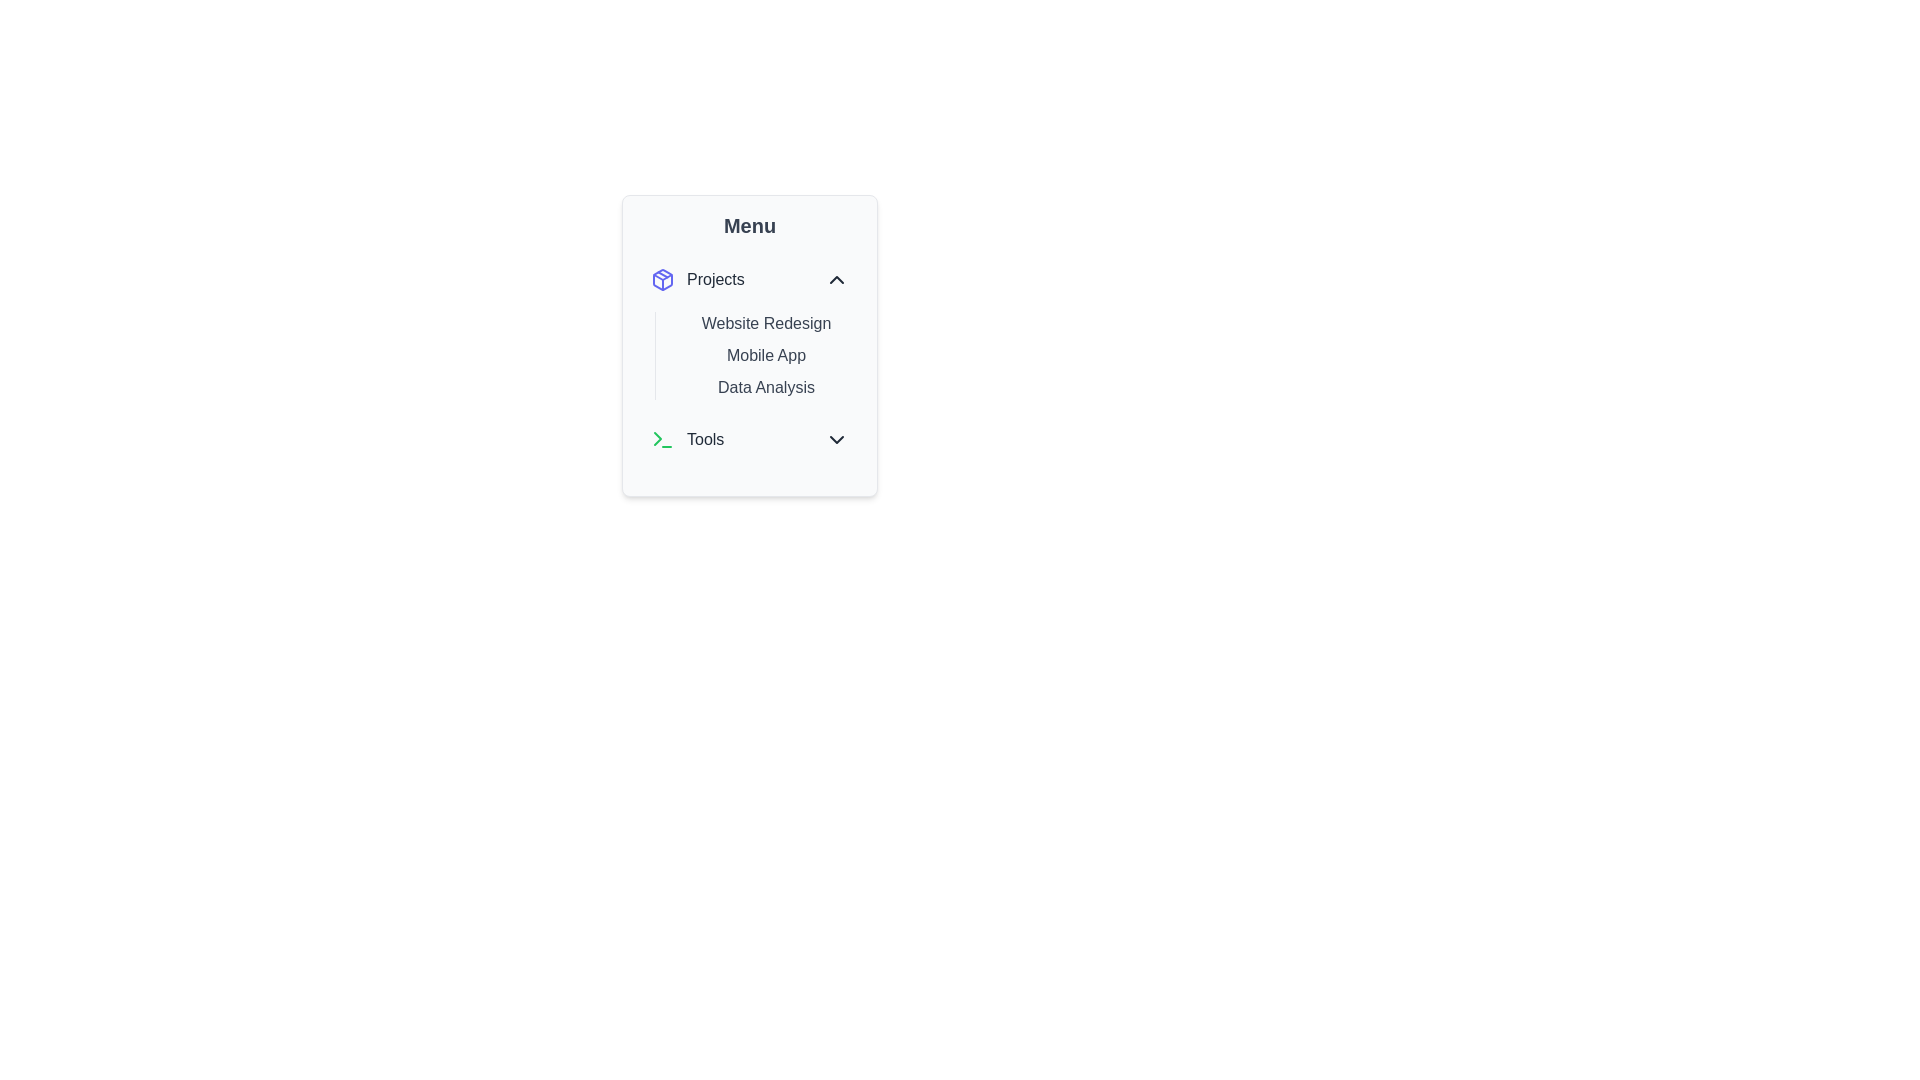 The image size is (1920, 1080). Describe the element at coordinates (836, 438) in the screenshot. I see `the chevron icon at the far right of the 'Tools' menu` at that location.